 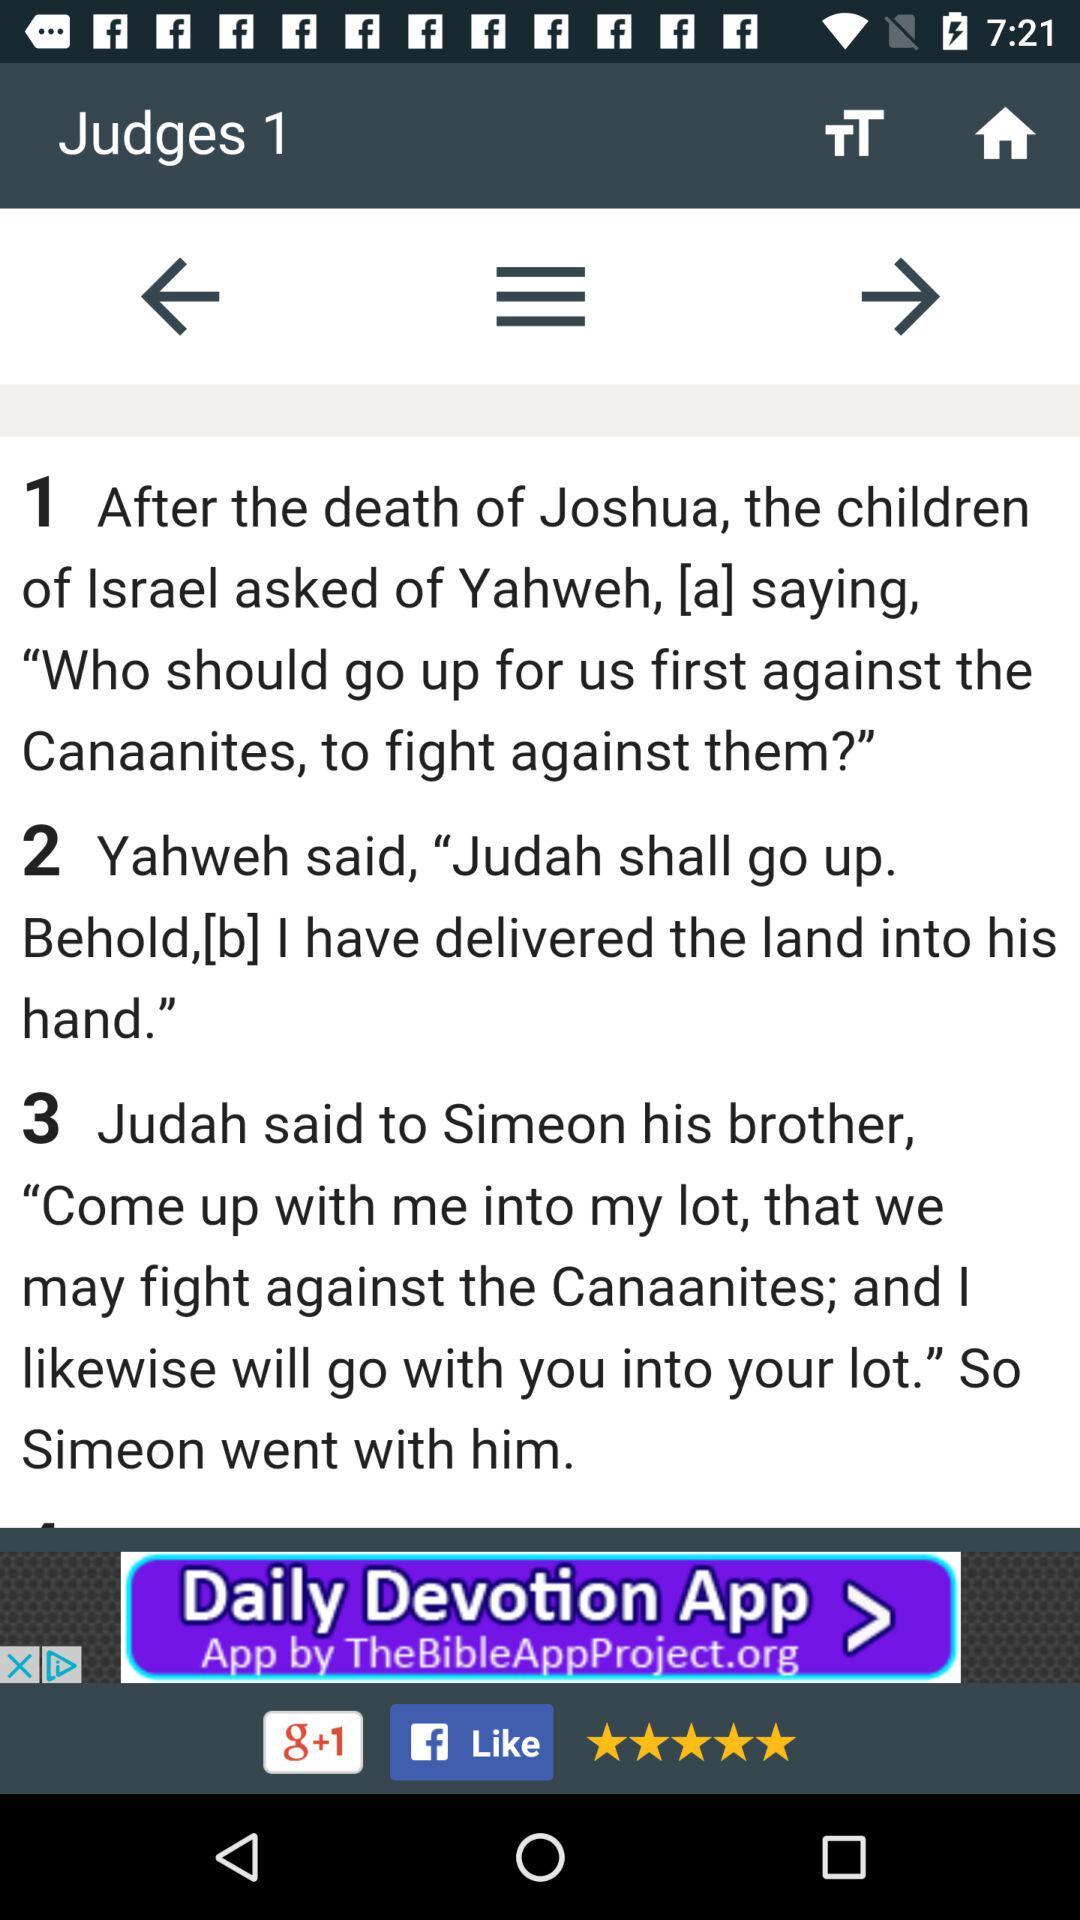 What do you see at coordinates (683, 1740) in the screenshot?
I see `advertisement for rating stars` at bounding box center [683, 1740].